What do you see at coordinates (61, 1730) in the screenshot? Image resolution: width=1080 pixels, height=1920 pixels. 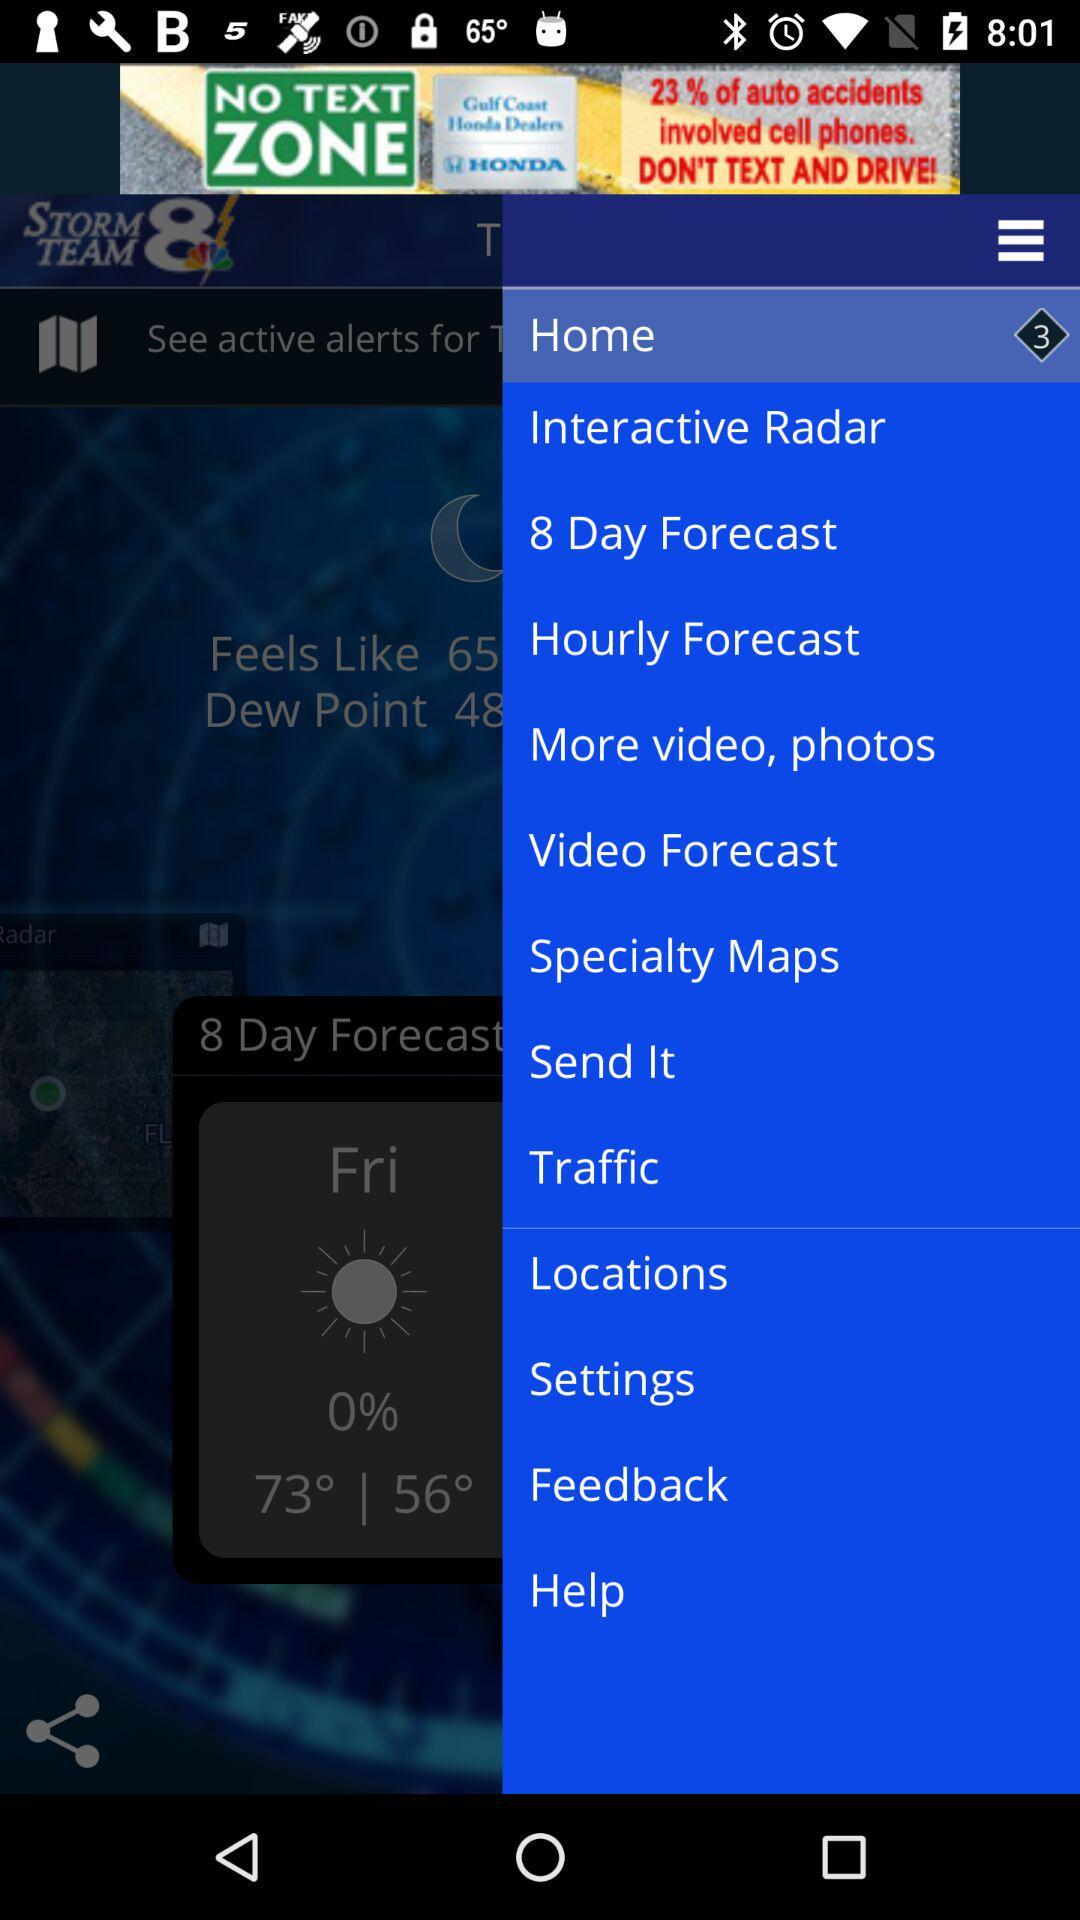 I see `the share icon` at bounding box center [61, 1730].